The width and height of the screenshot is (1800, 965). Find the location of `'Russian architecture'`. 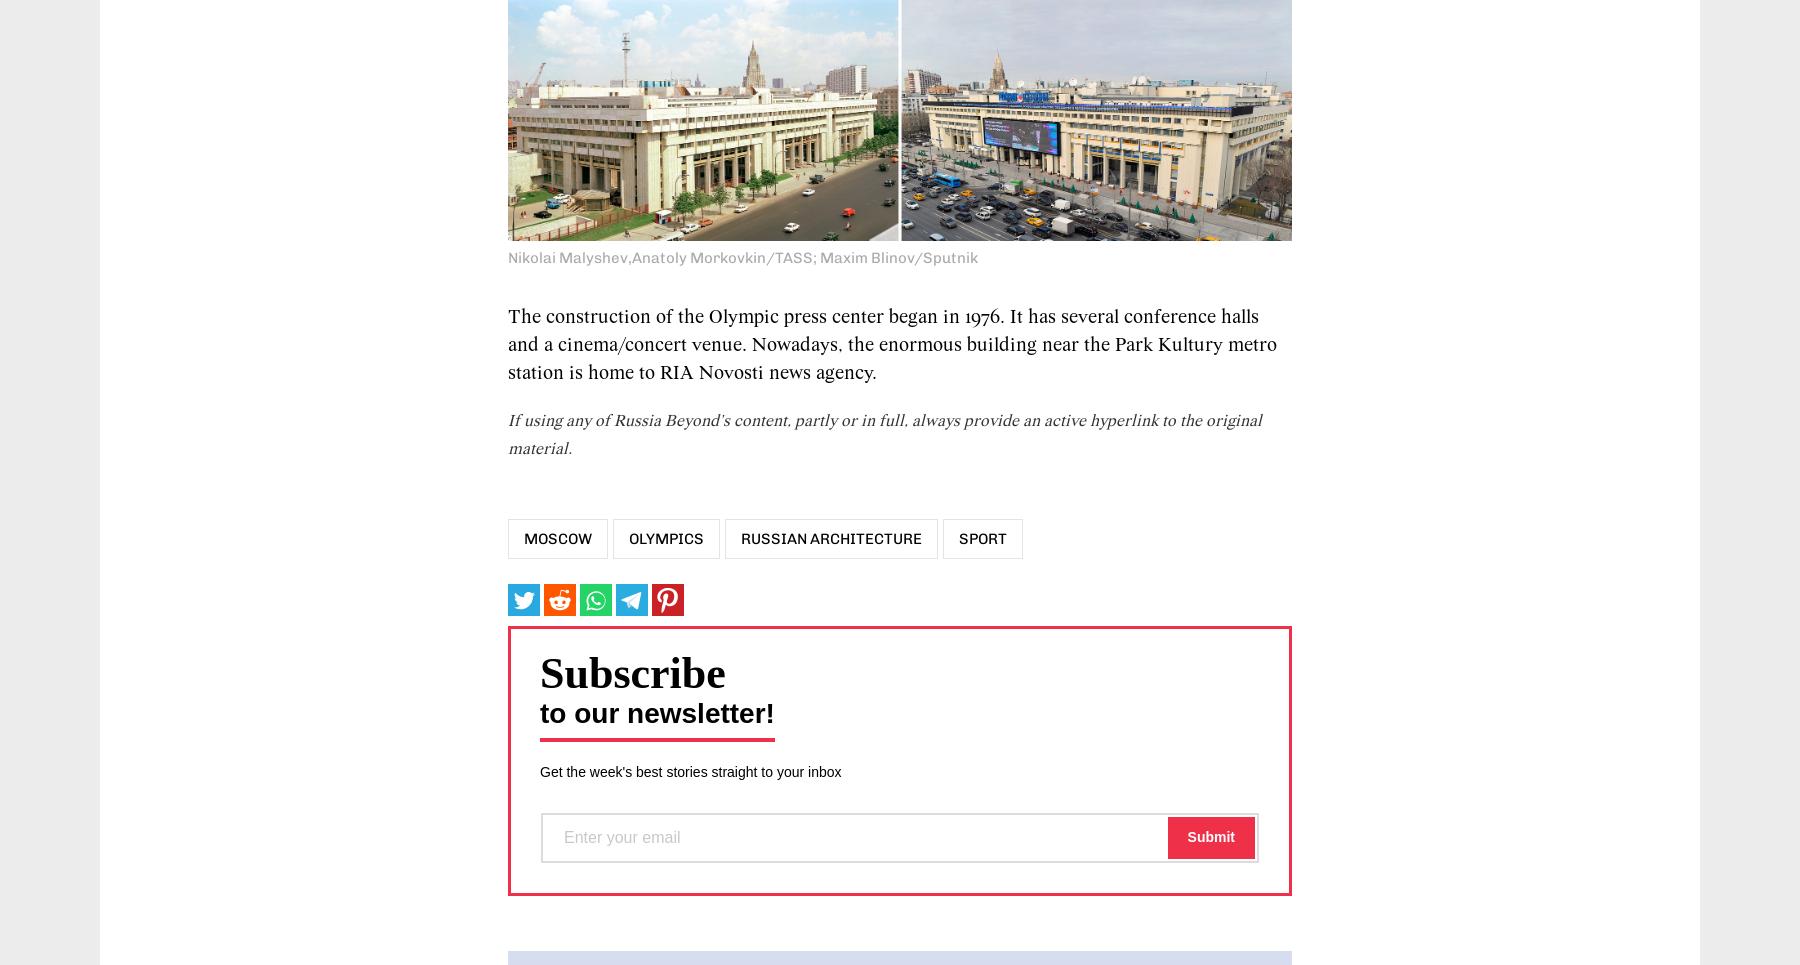

'Russian architecture' is located at coordinates (831, 536).